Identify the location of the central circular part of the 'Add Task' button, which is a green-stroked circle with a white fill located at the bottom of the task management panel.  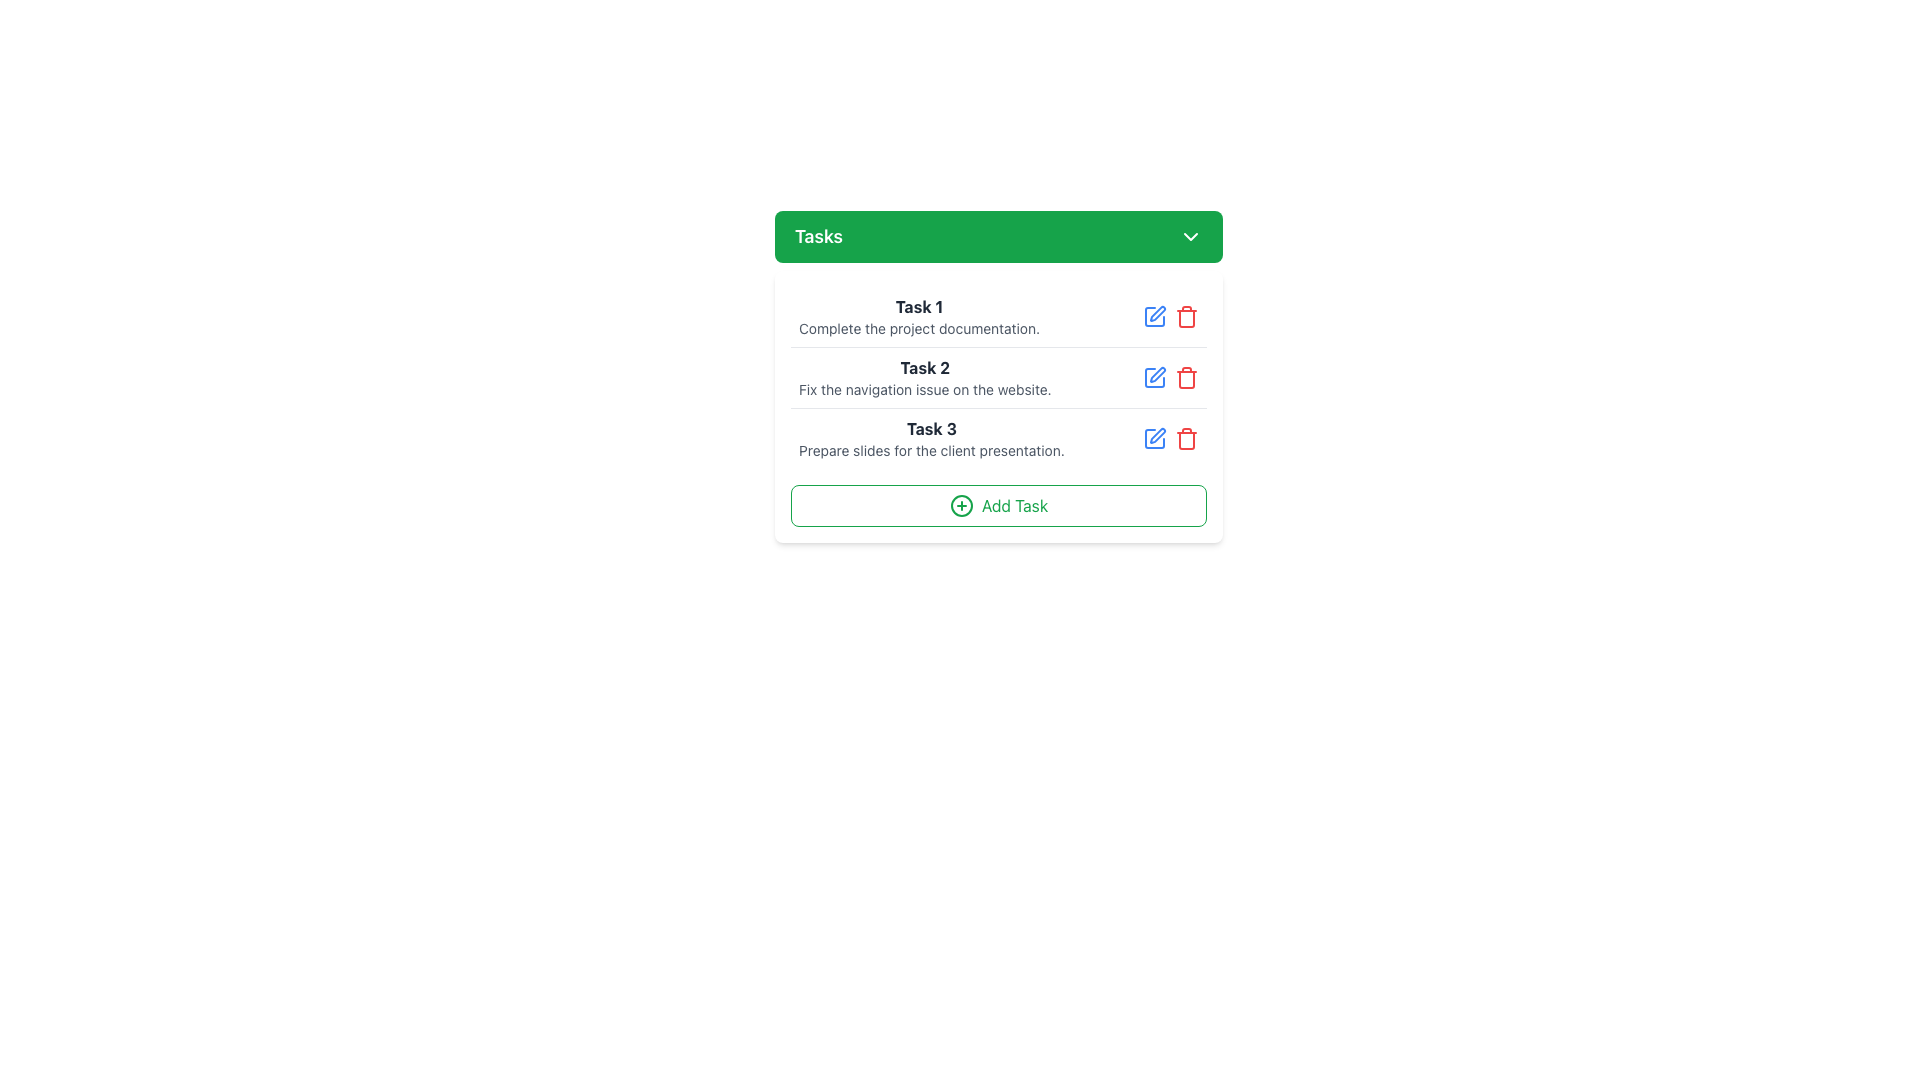
(961, 504).